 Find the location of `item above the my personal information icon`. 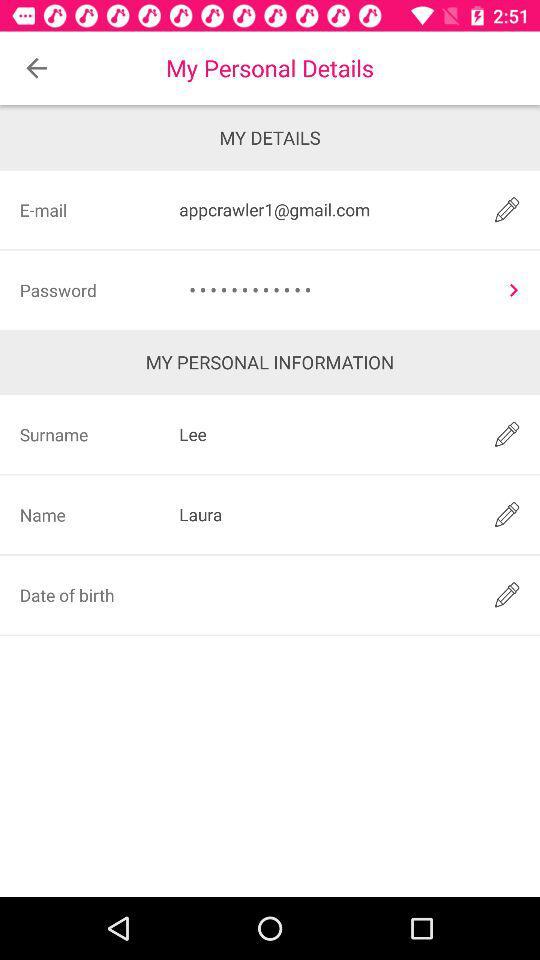

item above the my personal information icon is located at coordinates (334, 289).